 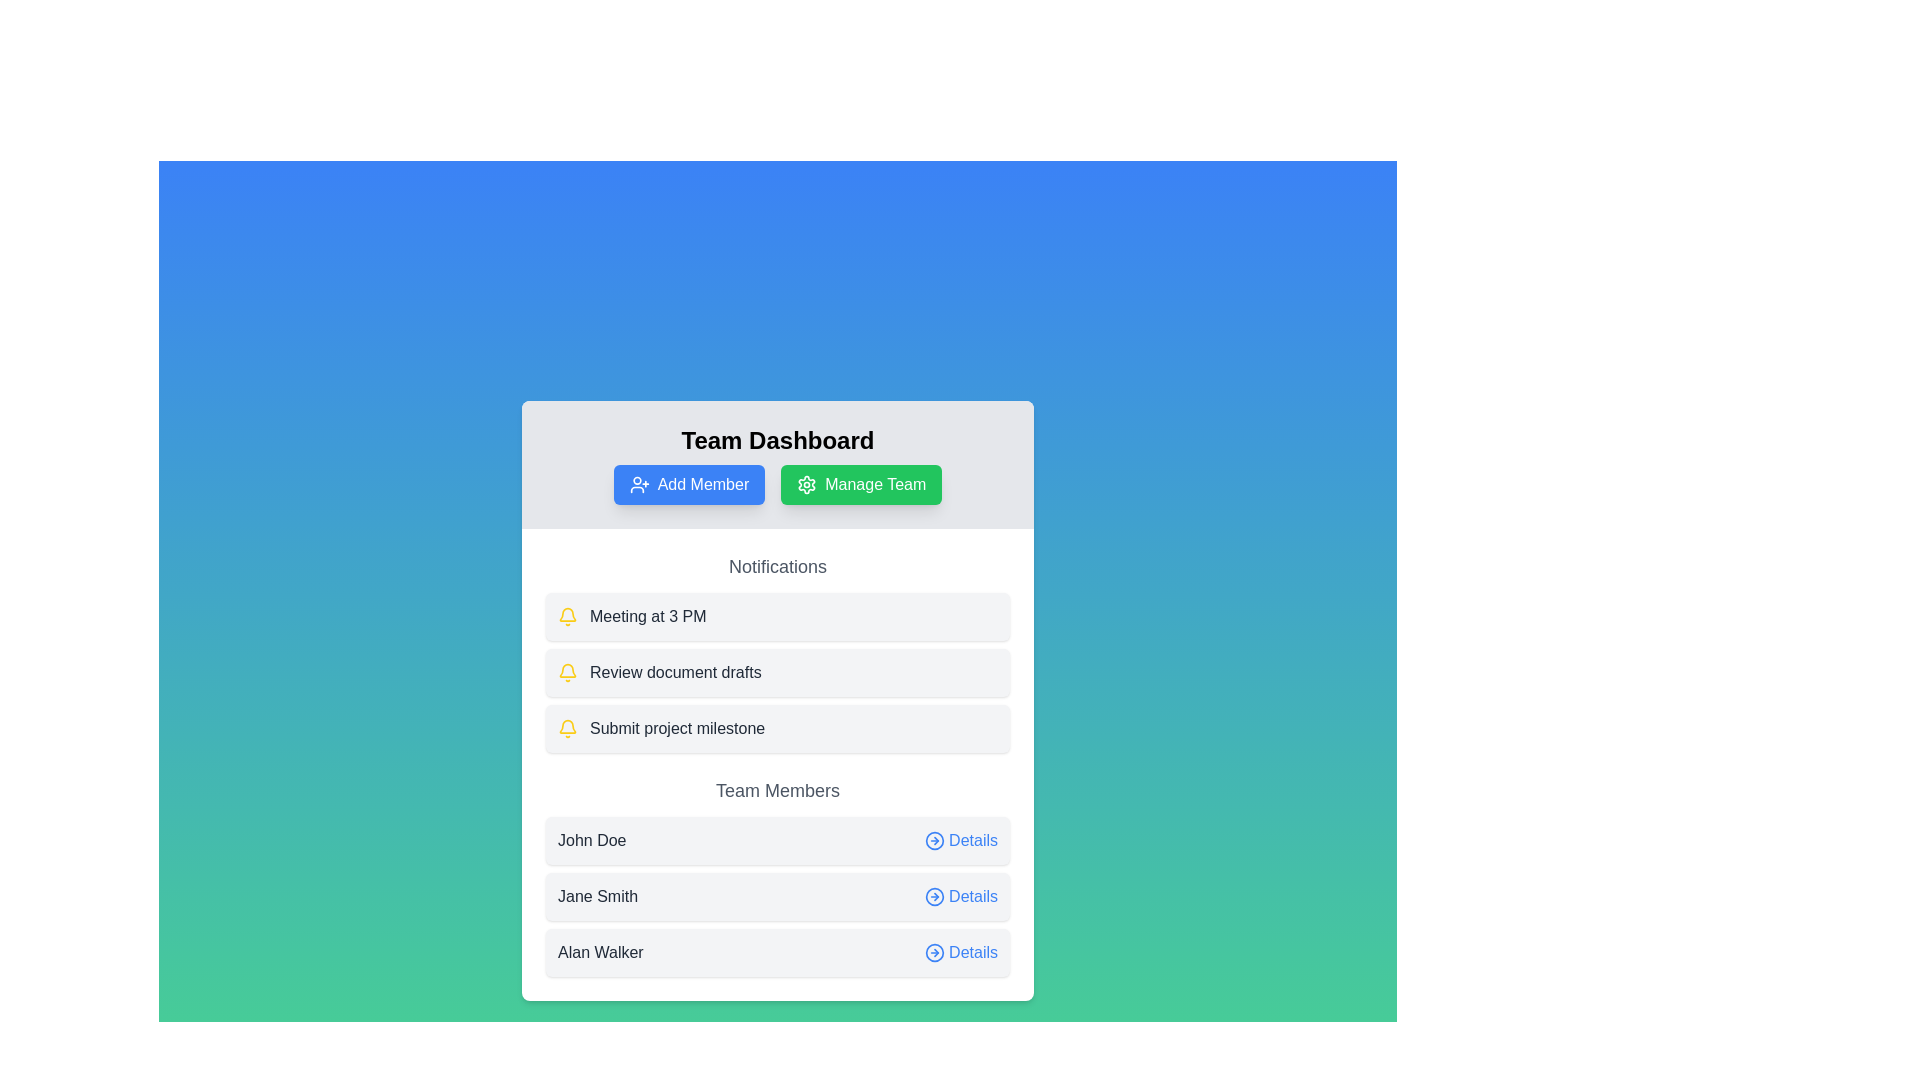 What do you see at coordinates (776, 789) in the screenshot?
I see `the section header label that separates the notifications list from the team members' details cards` at bounding box center [776, 789].